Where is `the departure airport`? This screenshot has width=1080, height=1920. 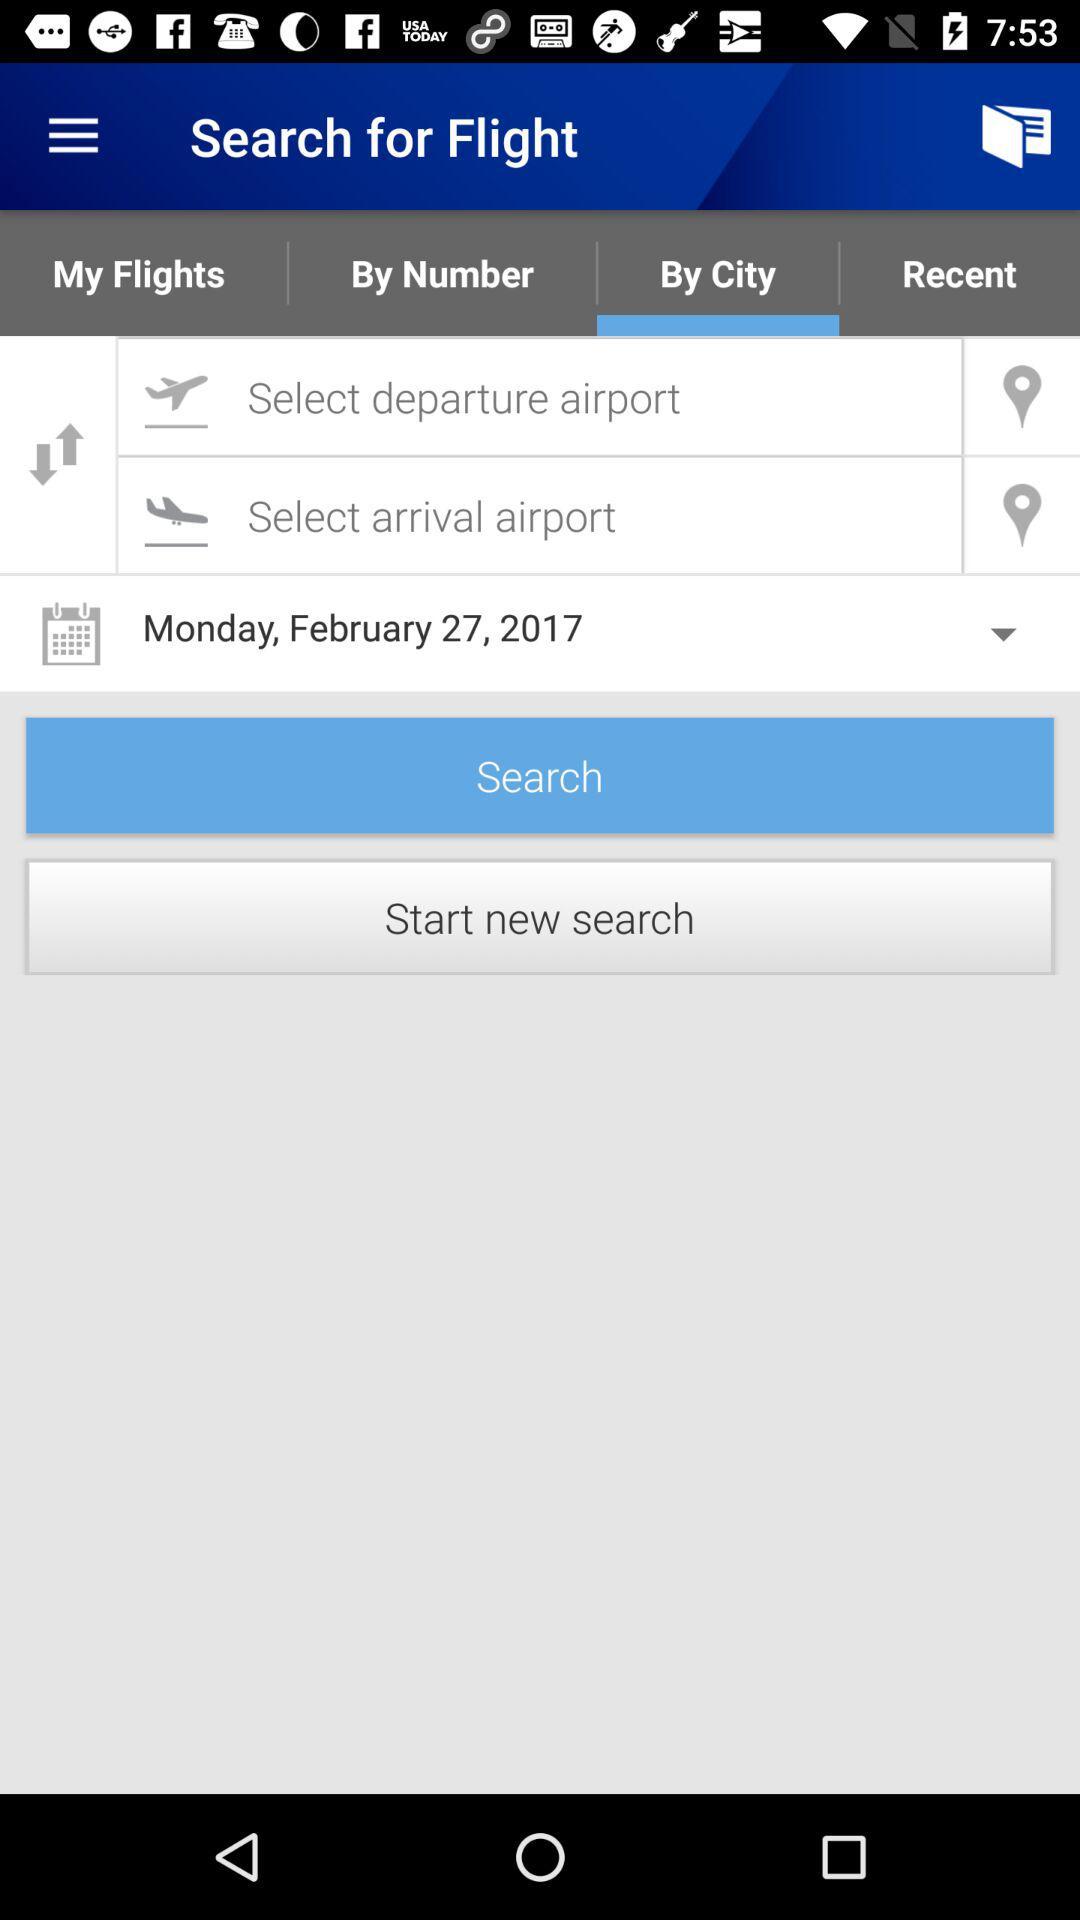 the departure airport is located at coordinates (540, 396).